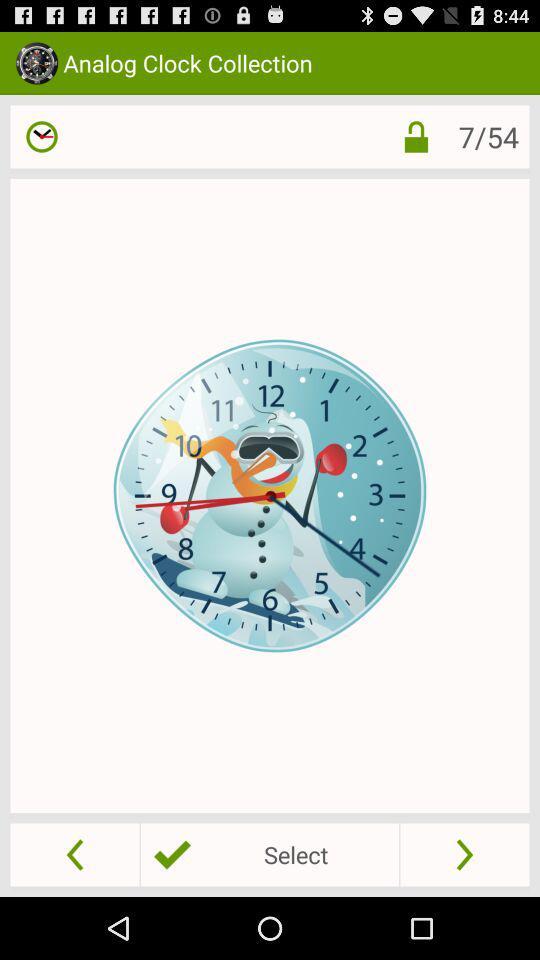 Image resolution: width=540 pixels, height=960 pixels. Describe the element at coordinates (74, 853) in the screenshot. I see `previous` at that location.